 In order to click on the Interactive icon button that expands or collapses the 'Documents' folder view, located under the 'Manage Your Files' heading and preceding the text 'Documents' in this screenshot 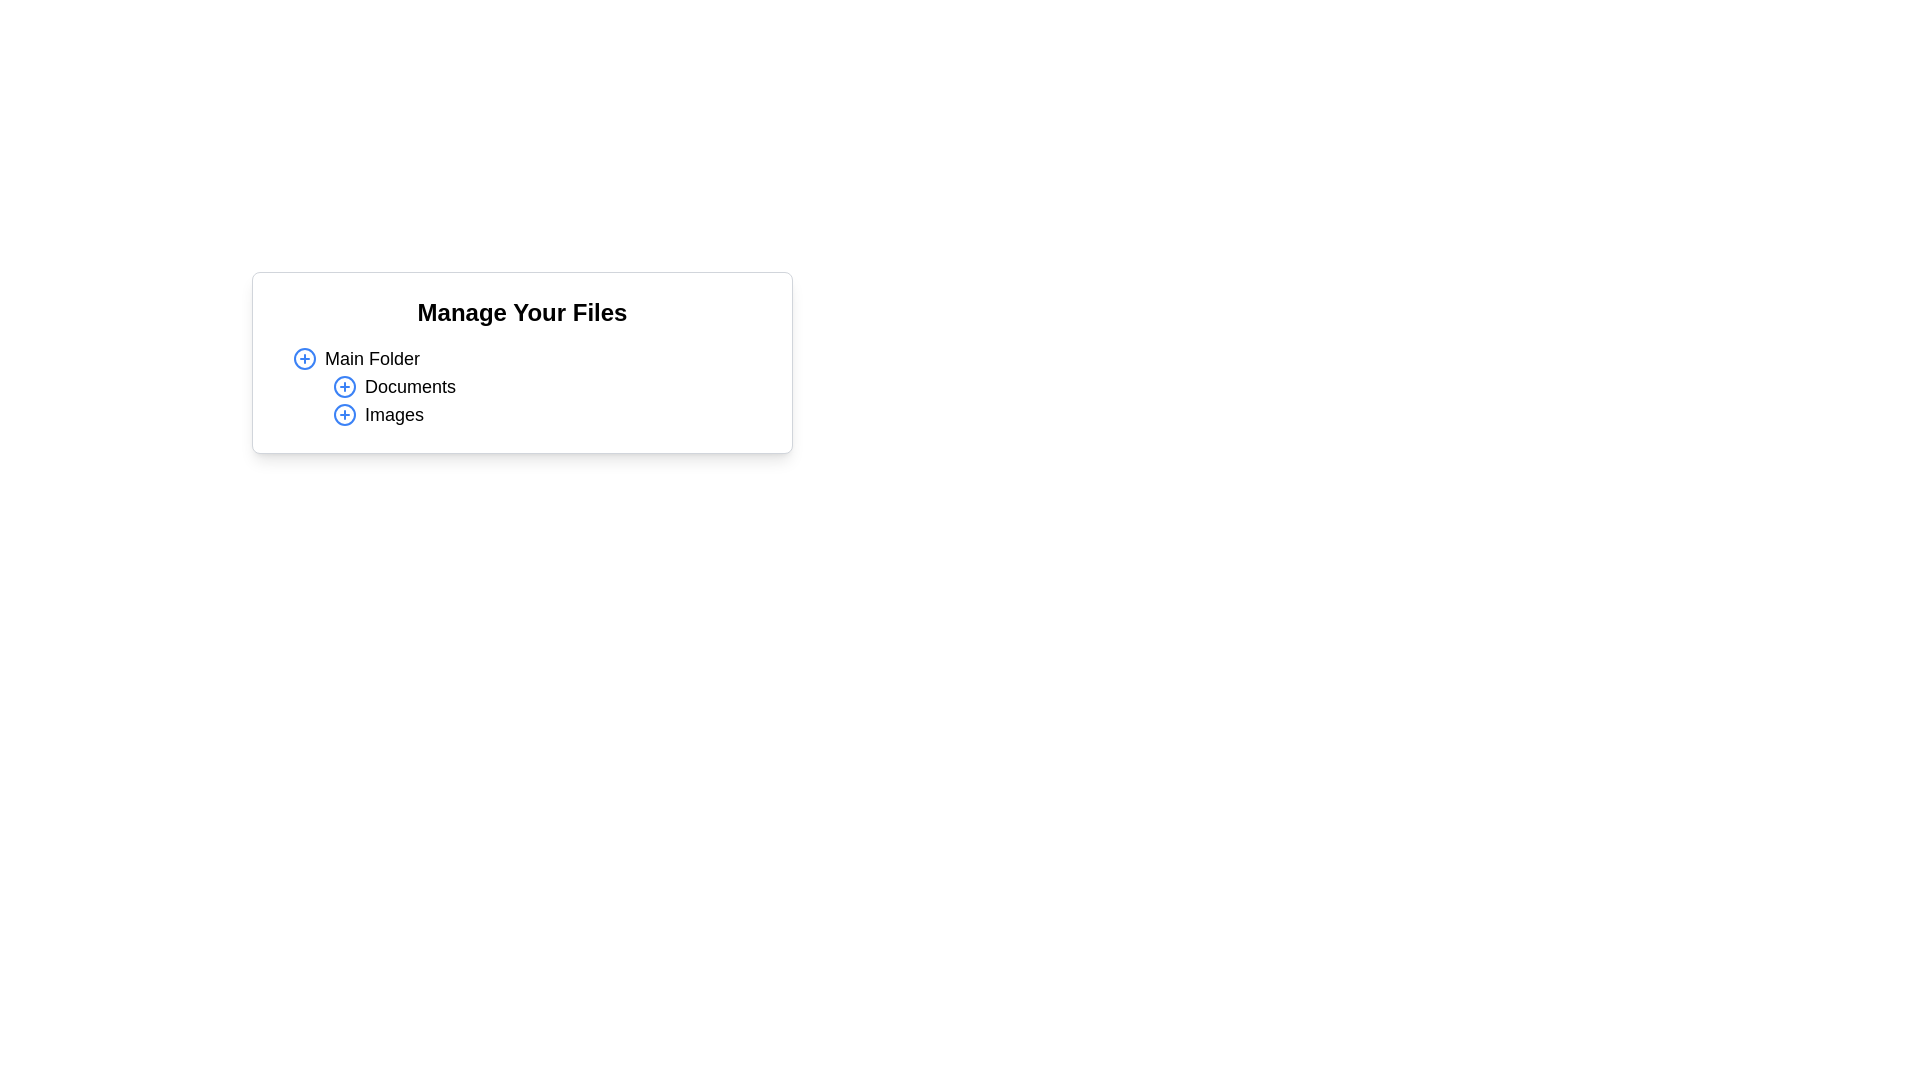, I will do `click(345, 386)`.